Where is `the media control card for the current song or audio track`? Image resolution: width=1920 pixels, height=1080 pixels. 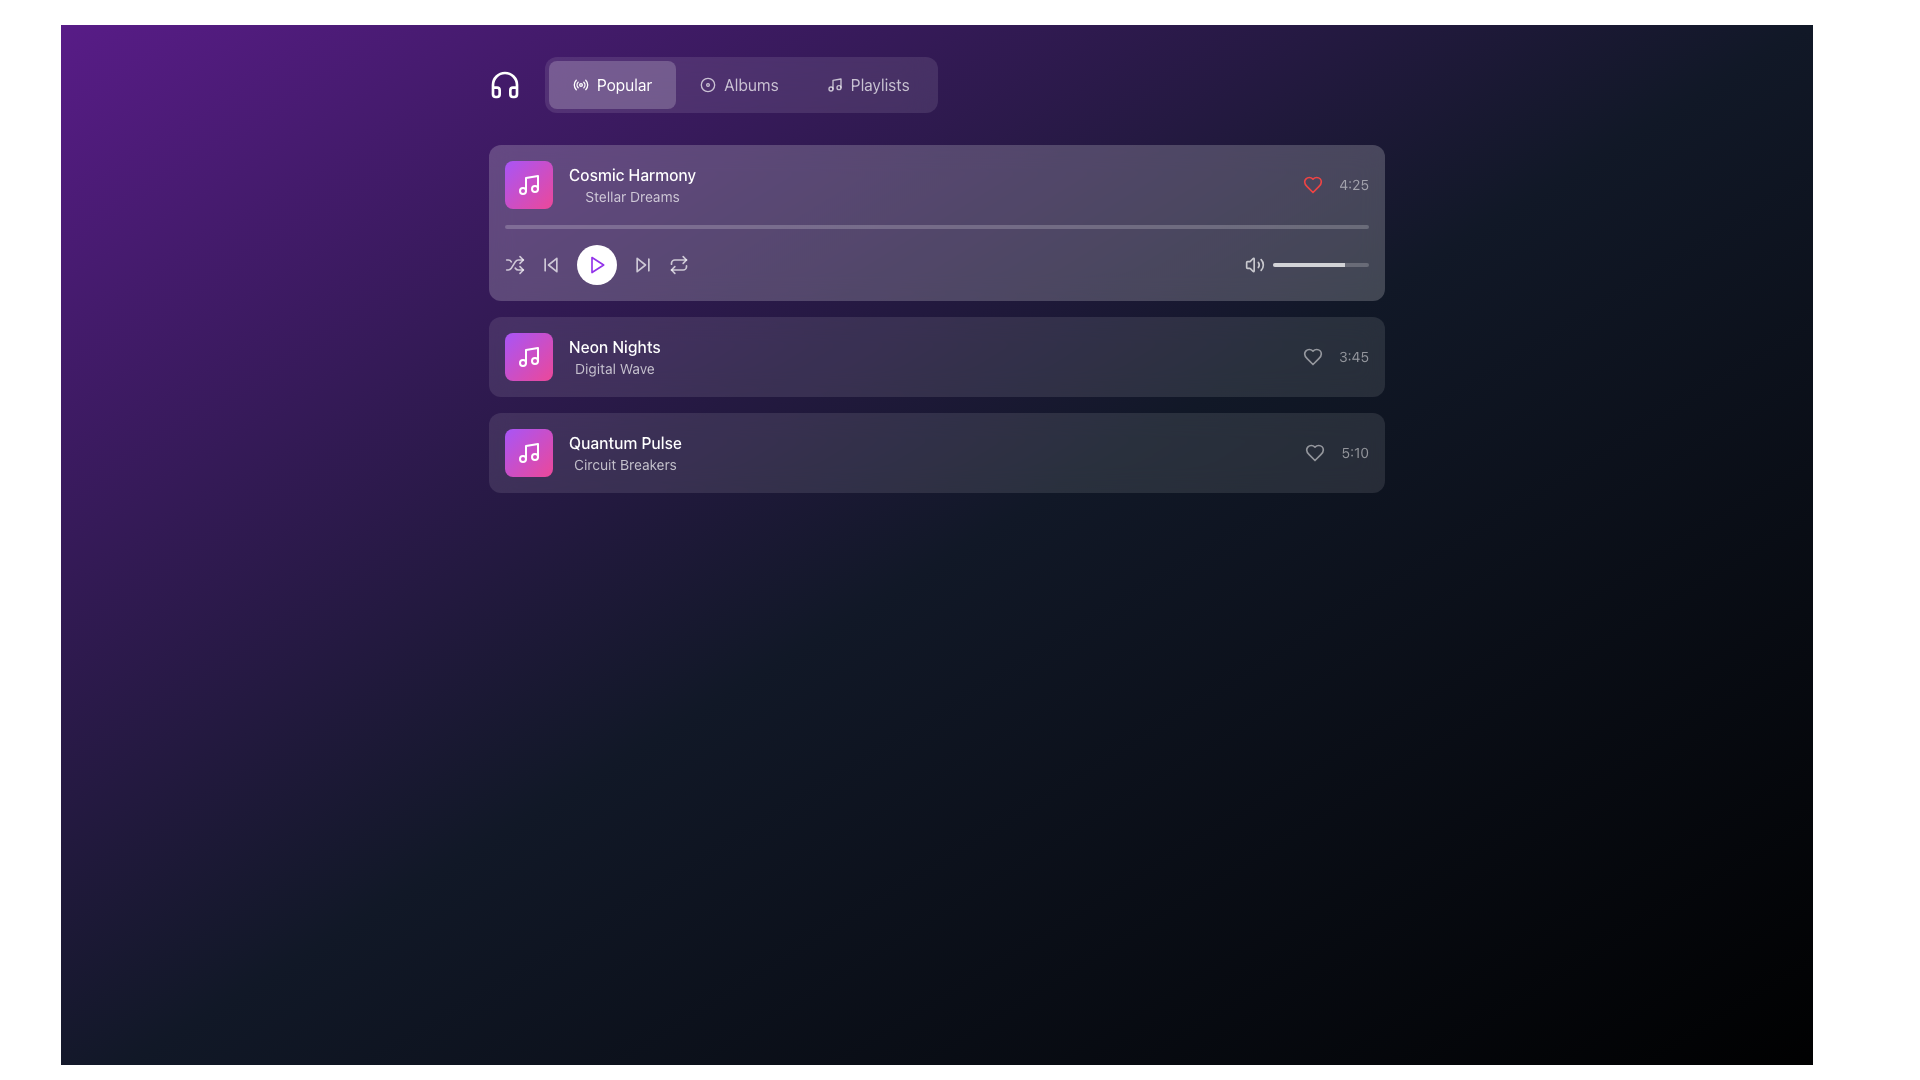 the media control card for the current song or audio track is located at coordinates (935, 223).